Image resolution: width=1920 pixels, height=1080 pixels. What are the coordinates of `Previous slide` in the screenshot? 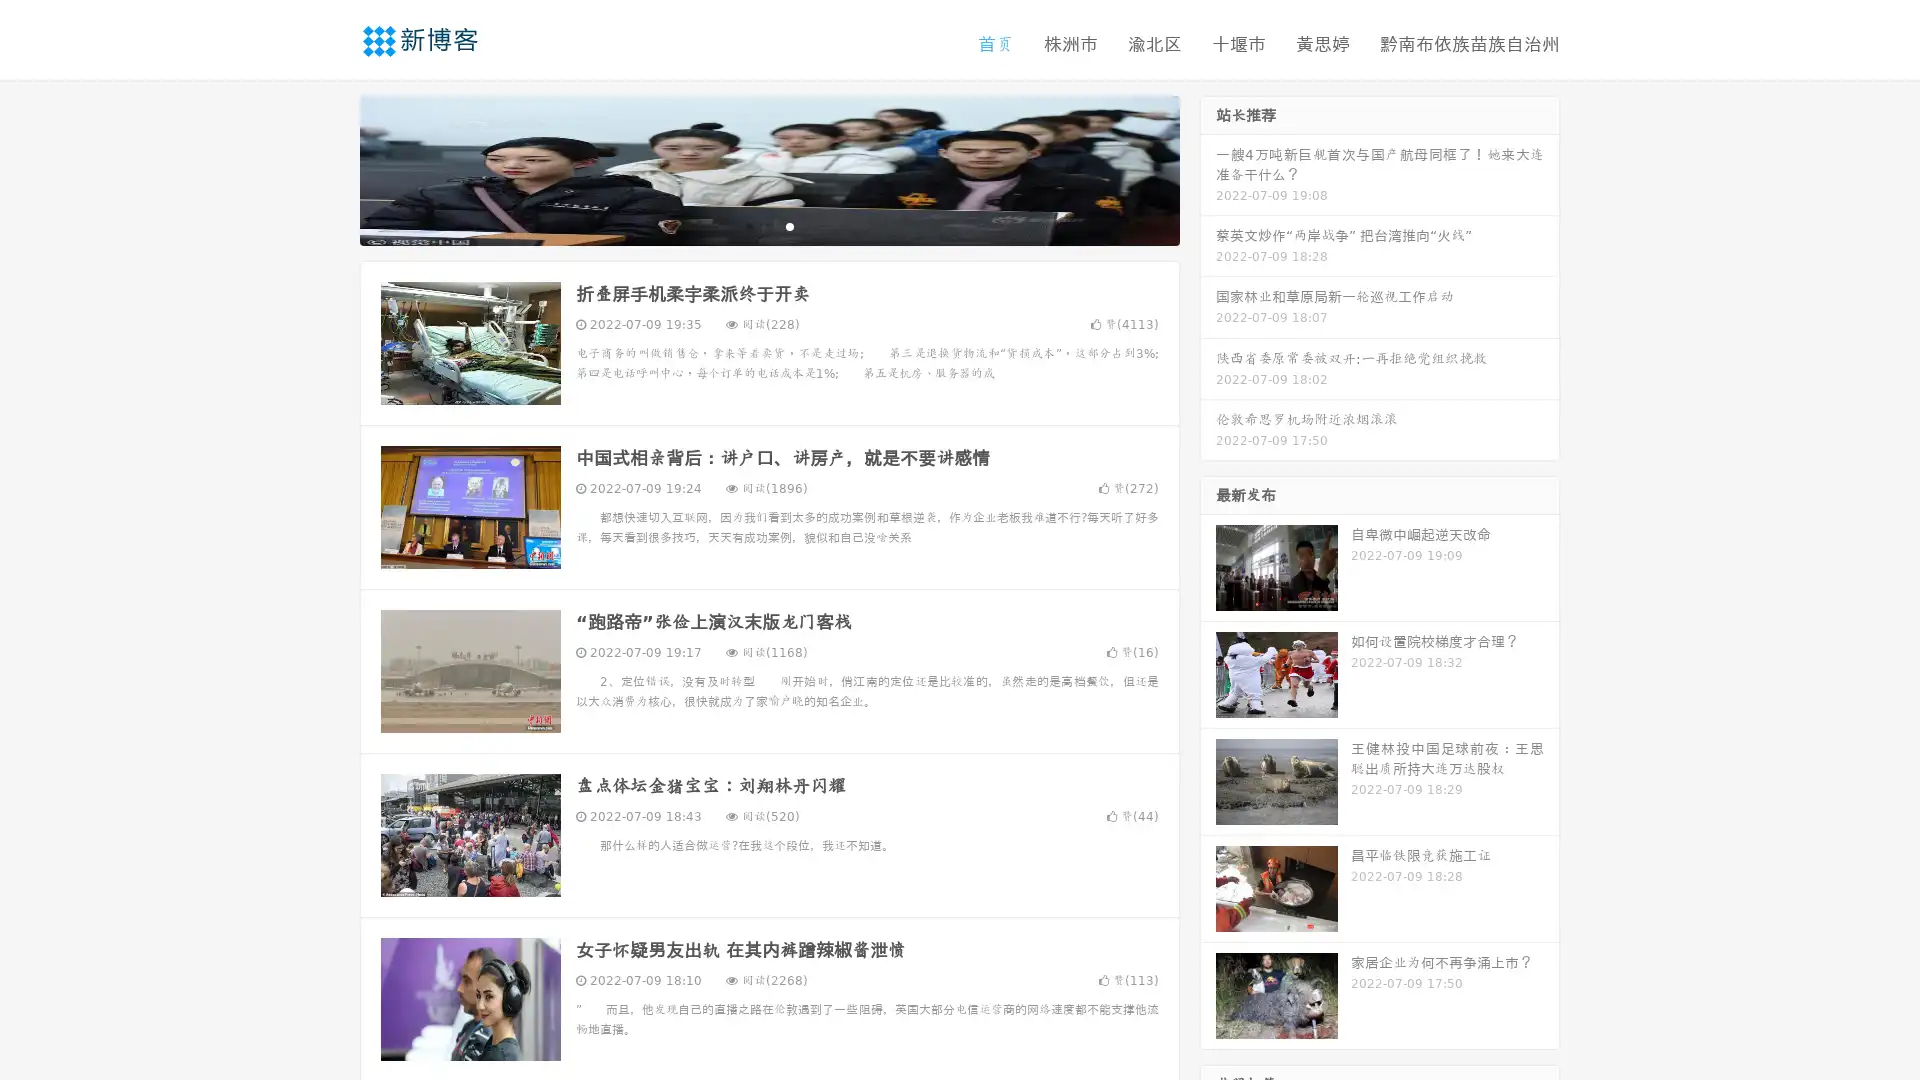 It's located at (330, 168).